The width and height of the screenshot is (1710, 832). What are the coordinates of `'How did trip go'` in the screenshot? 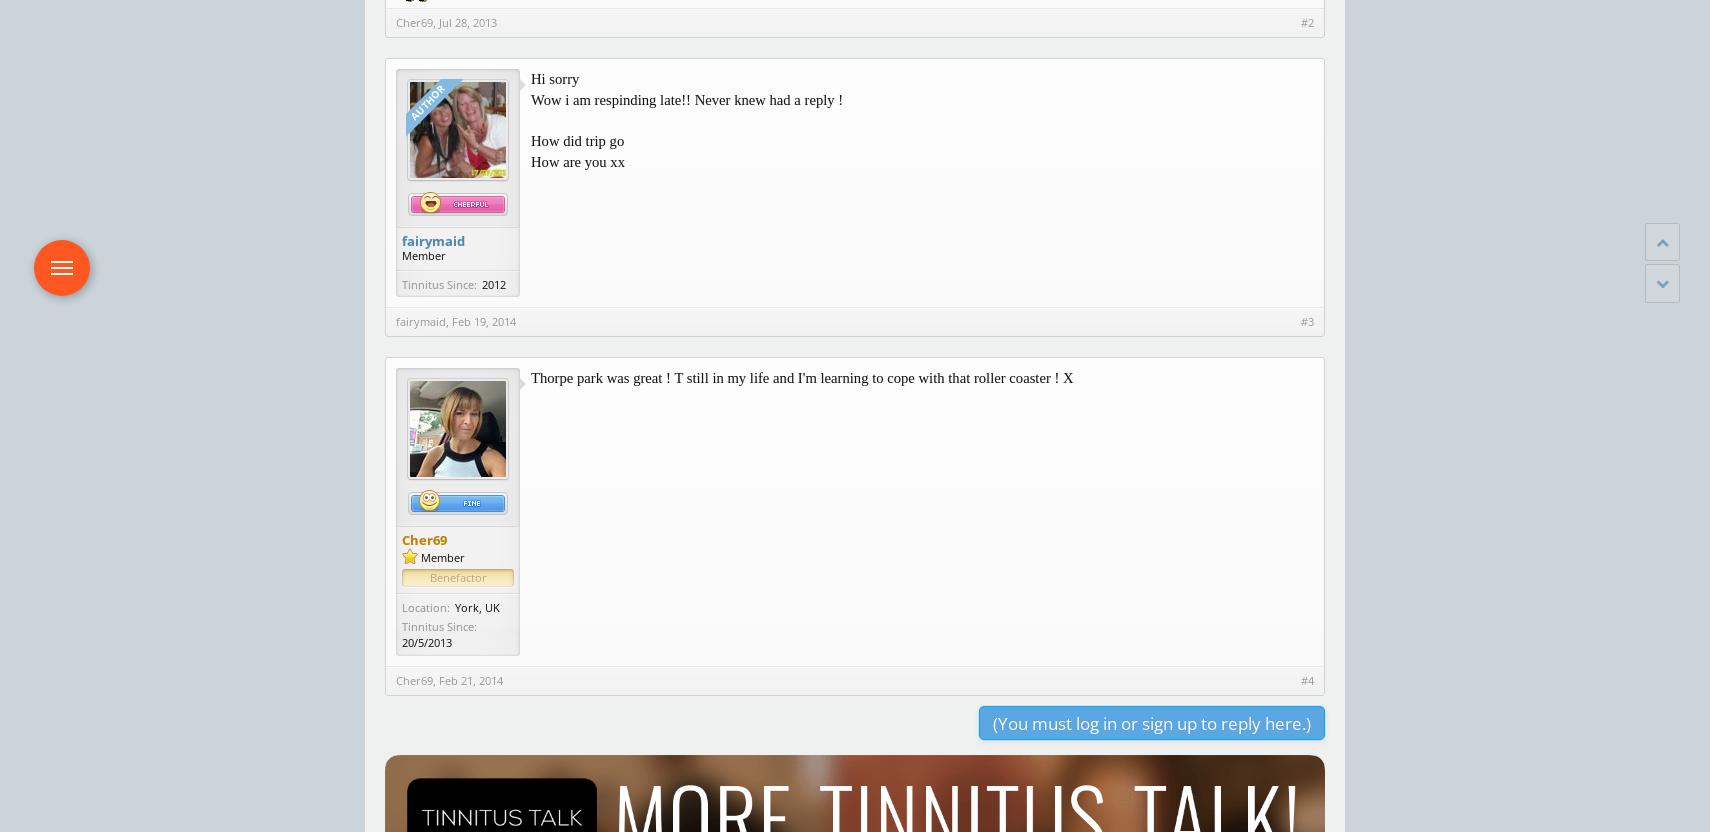 It's located at (577, 141).